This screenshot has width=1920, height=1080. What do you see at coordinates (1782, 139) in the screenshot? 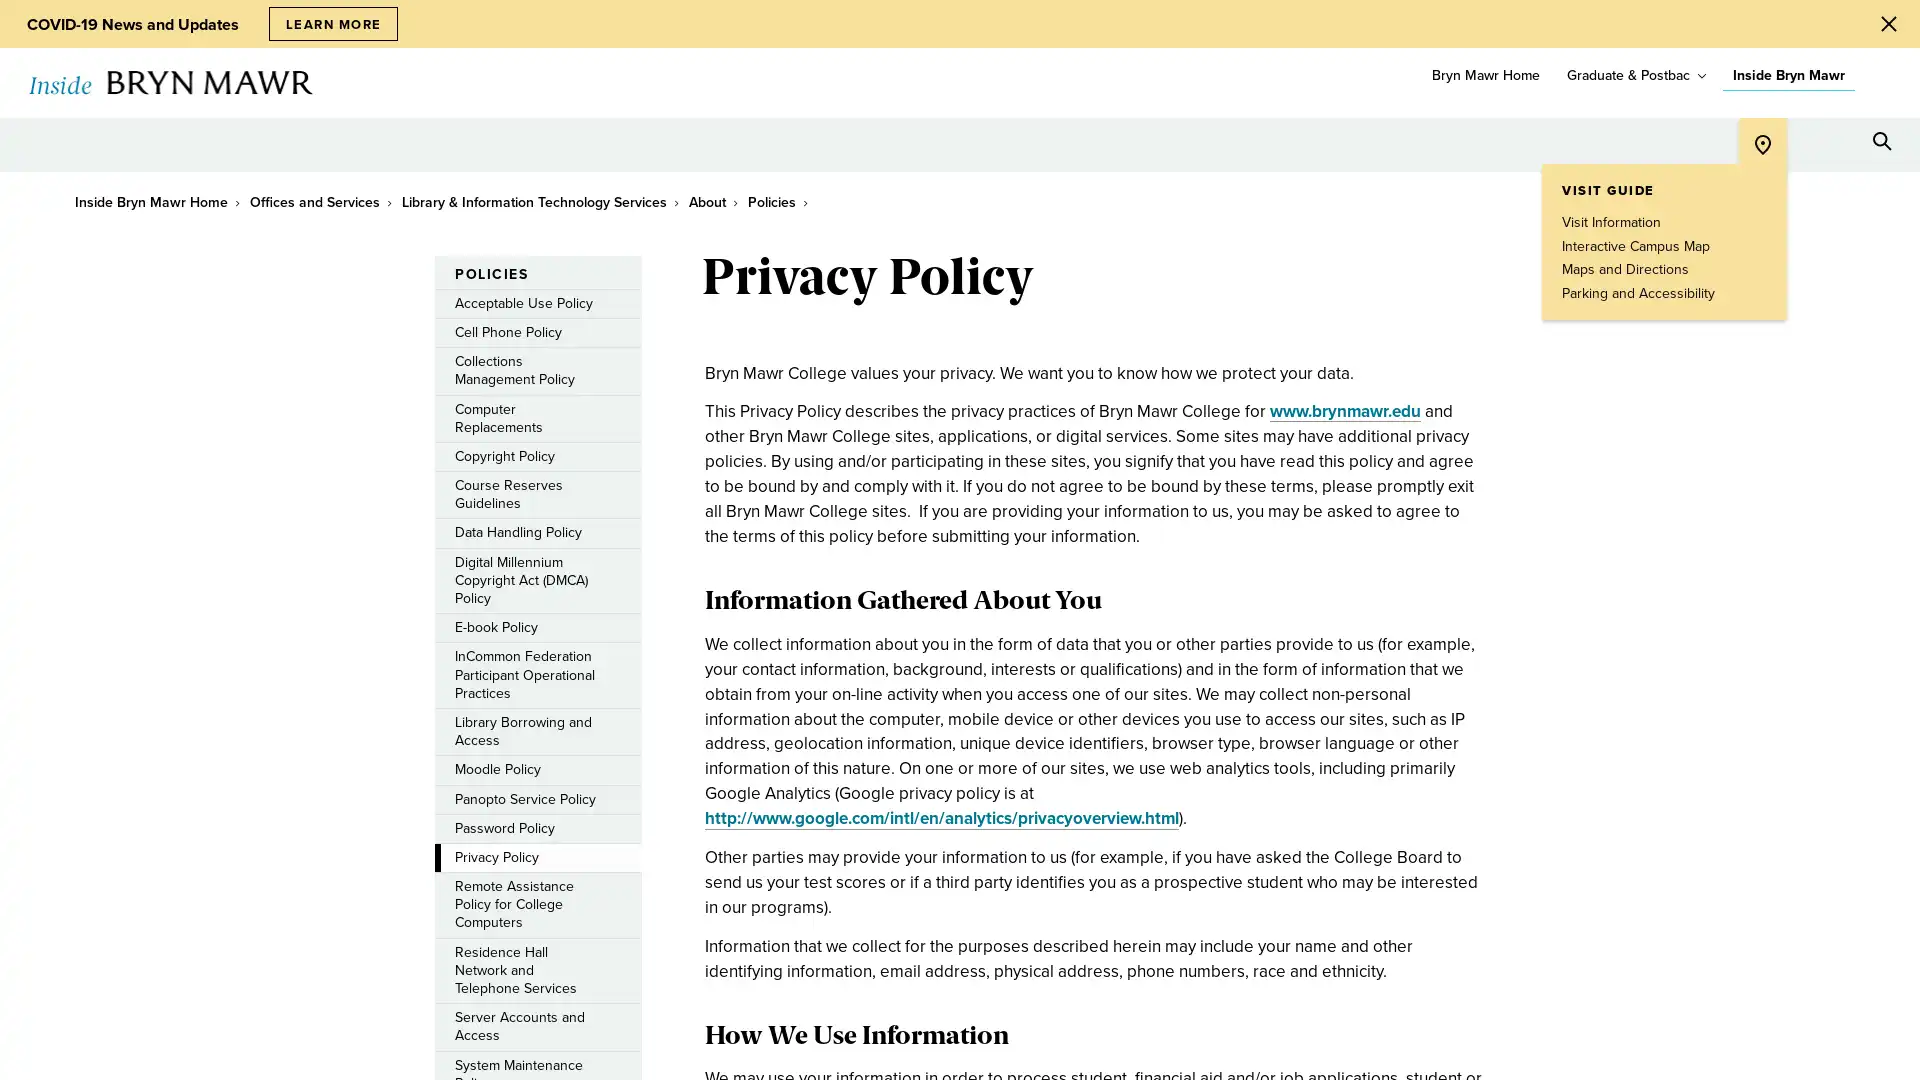
I see `Open Tools menu` at bounding box center [1782, 139].